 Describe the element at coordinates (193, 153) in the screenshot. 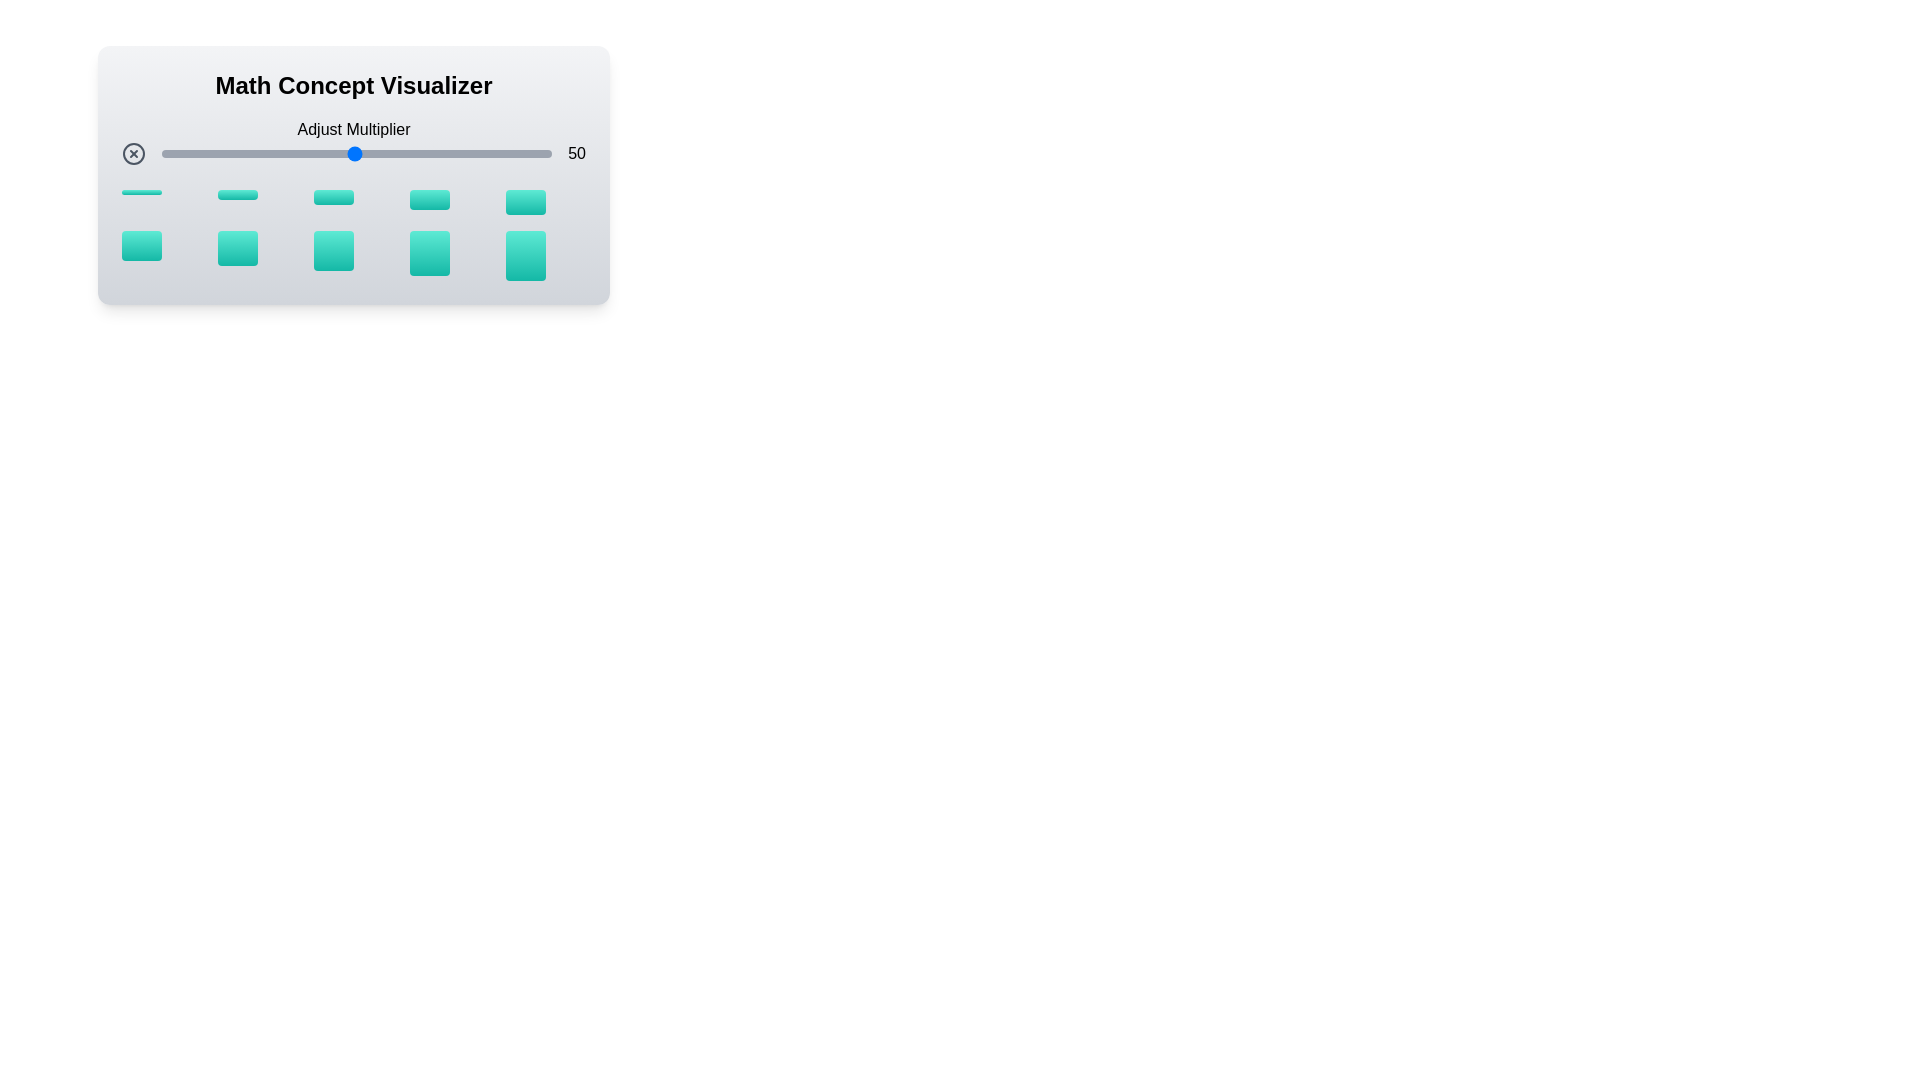

I see `the multiplier to 9 by adjusting the slider` at that location.